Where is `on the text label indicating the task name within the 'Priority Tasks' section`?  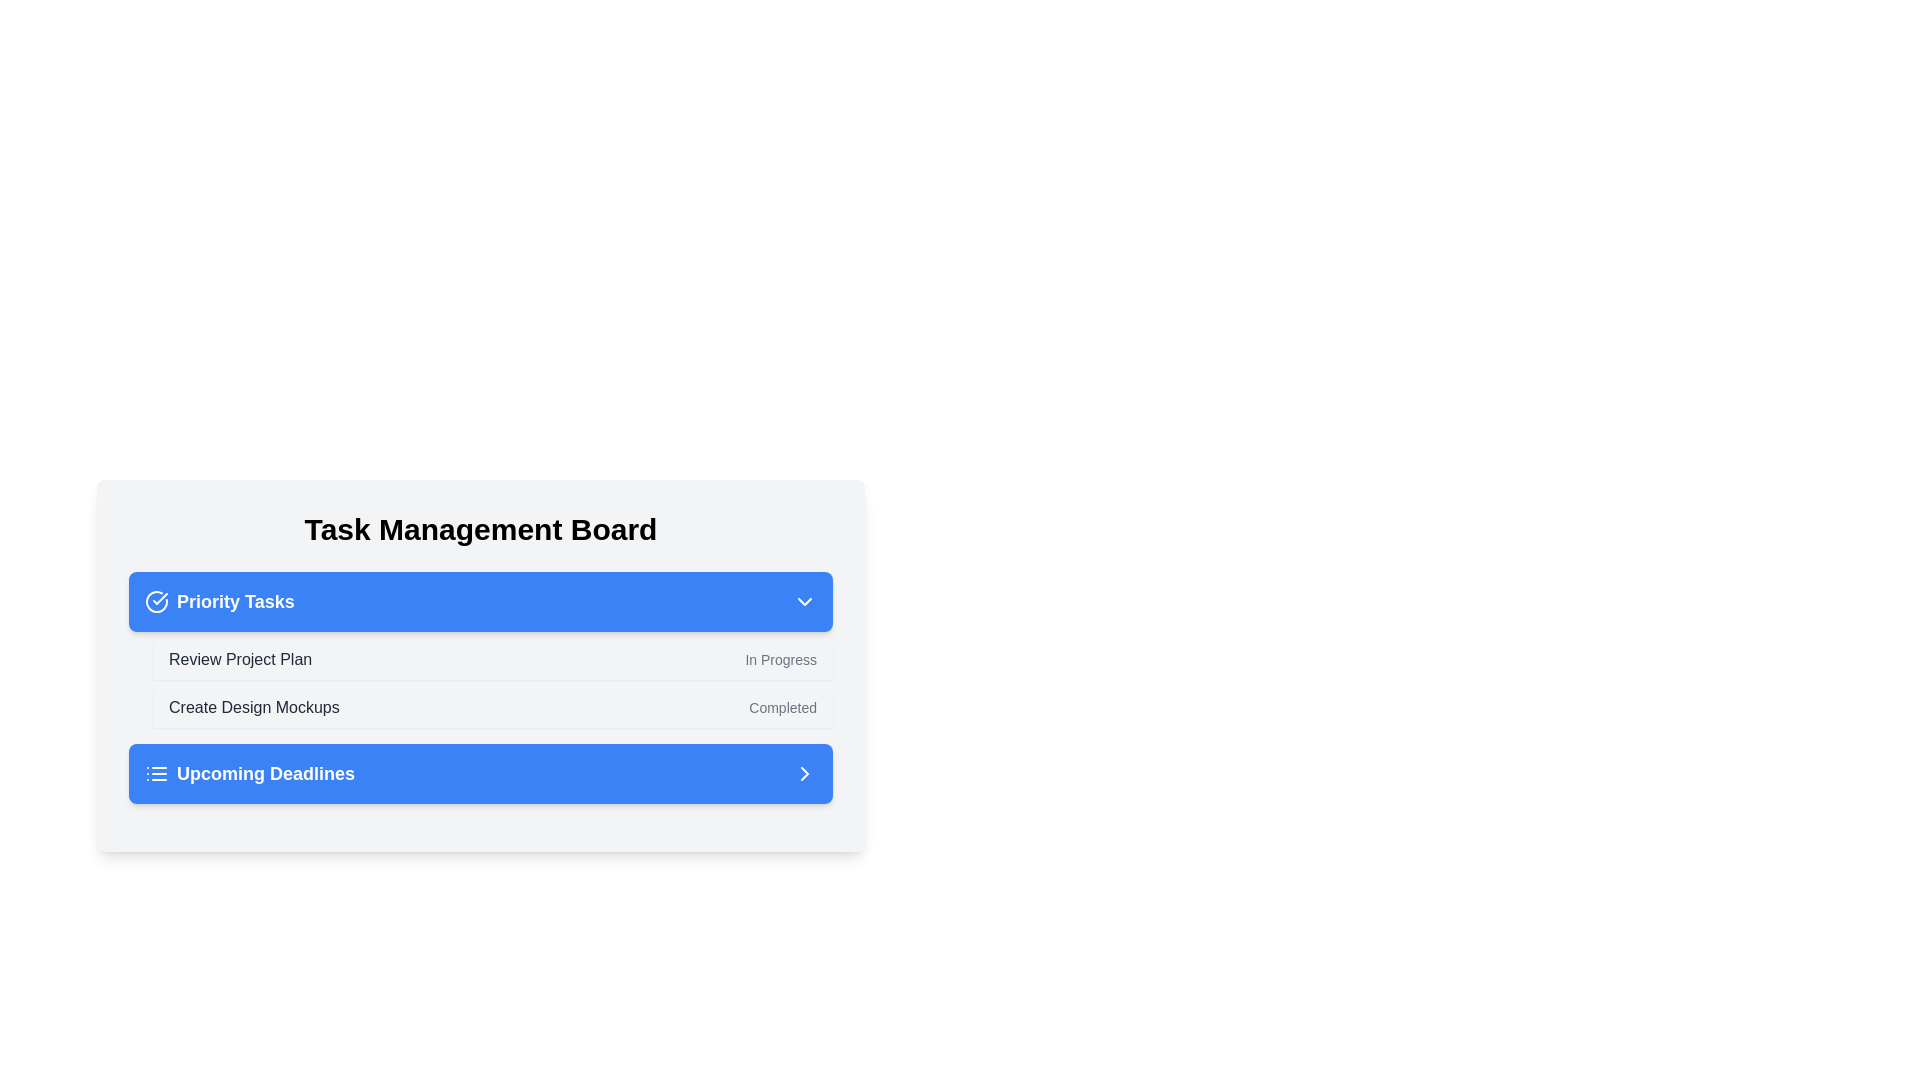
on the text label indicating the task name within the 'Priority Tasks' section is located at coordinates (253, 707).